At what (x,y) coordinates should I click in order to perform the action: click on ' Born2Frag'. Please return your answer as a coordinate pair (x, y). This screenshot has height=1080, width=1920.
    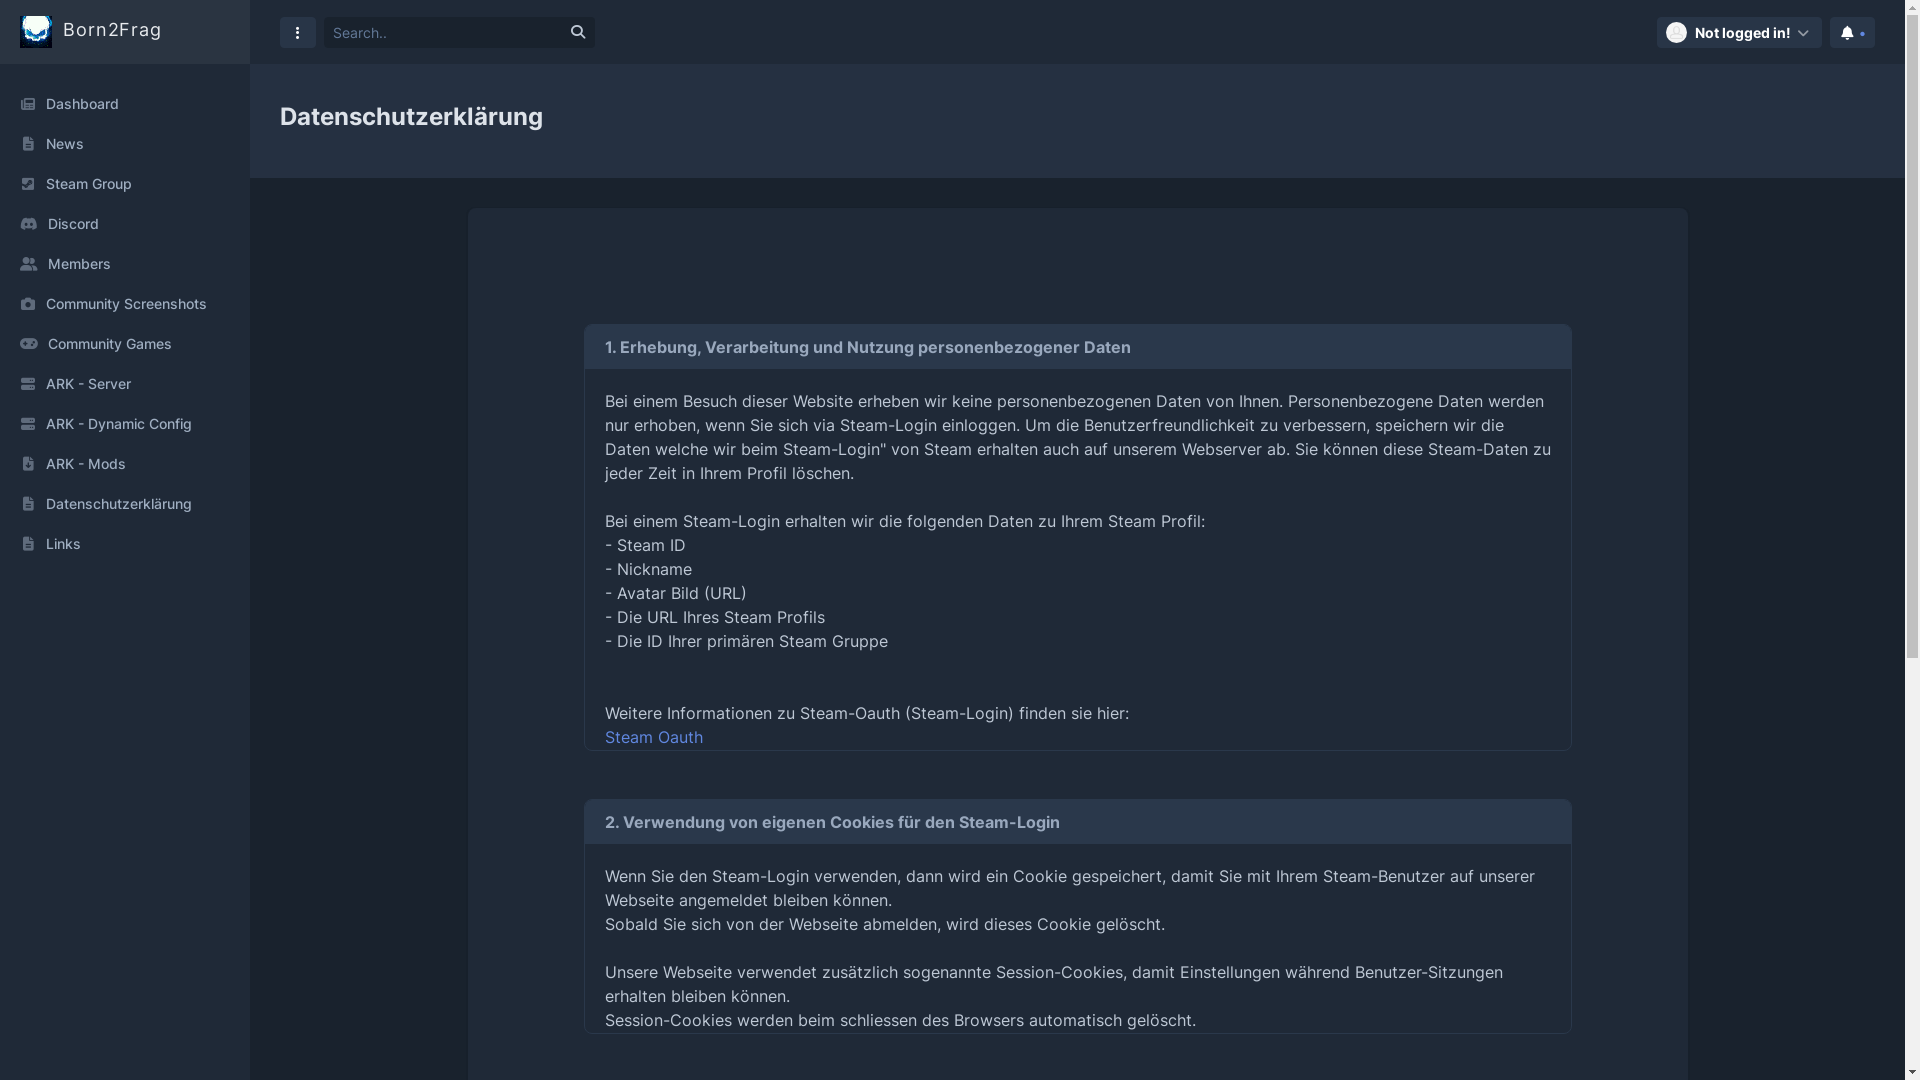
    Looking at the image, I should click on (90, 31).